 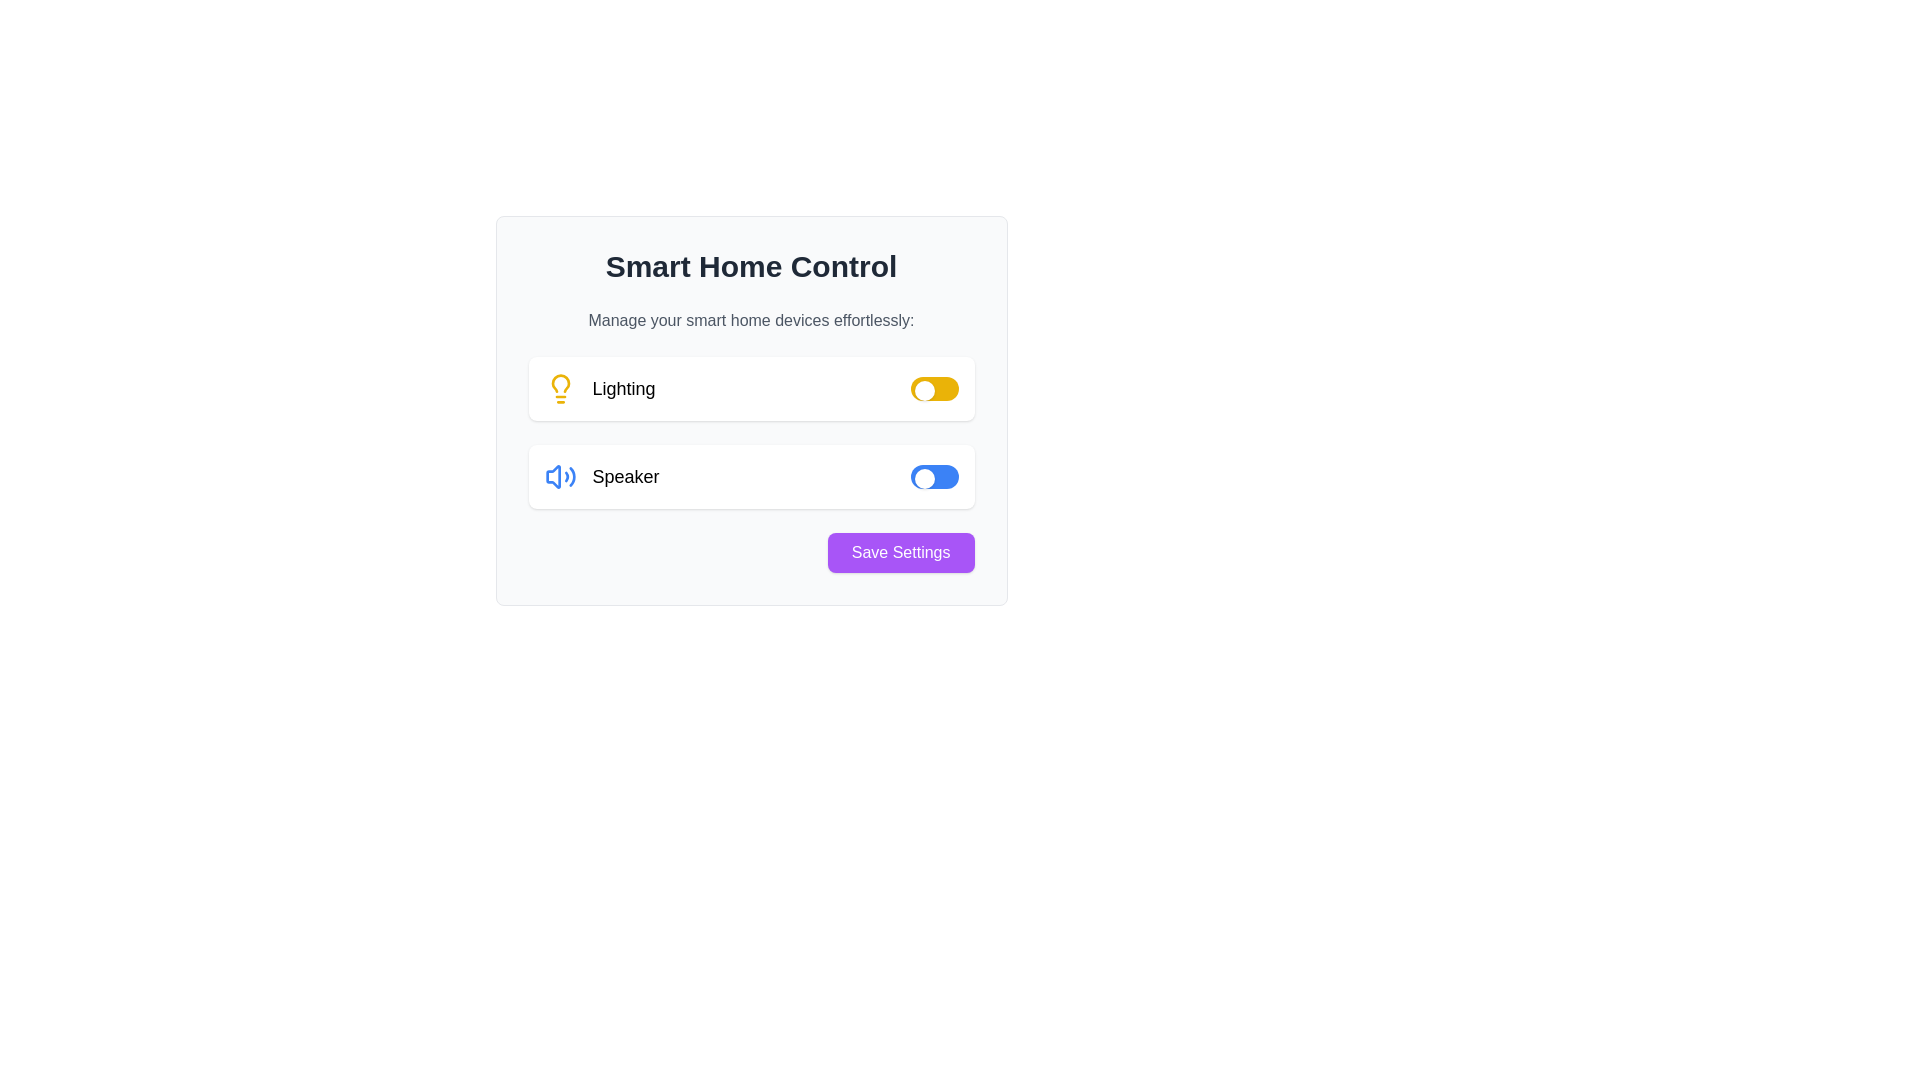 What do you see at coordinates (560, 383) in the screenshot?
I see `the Lightbulb icon located at the top-left of the 'Lighting' section, above the text 'Lighting', and to the left of the toggle switch` at bounding box center [560, 383].